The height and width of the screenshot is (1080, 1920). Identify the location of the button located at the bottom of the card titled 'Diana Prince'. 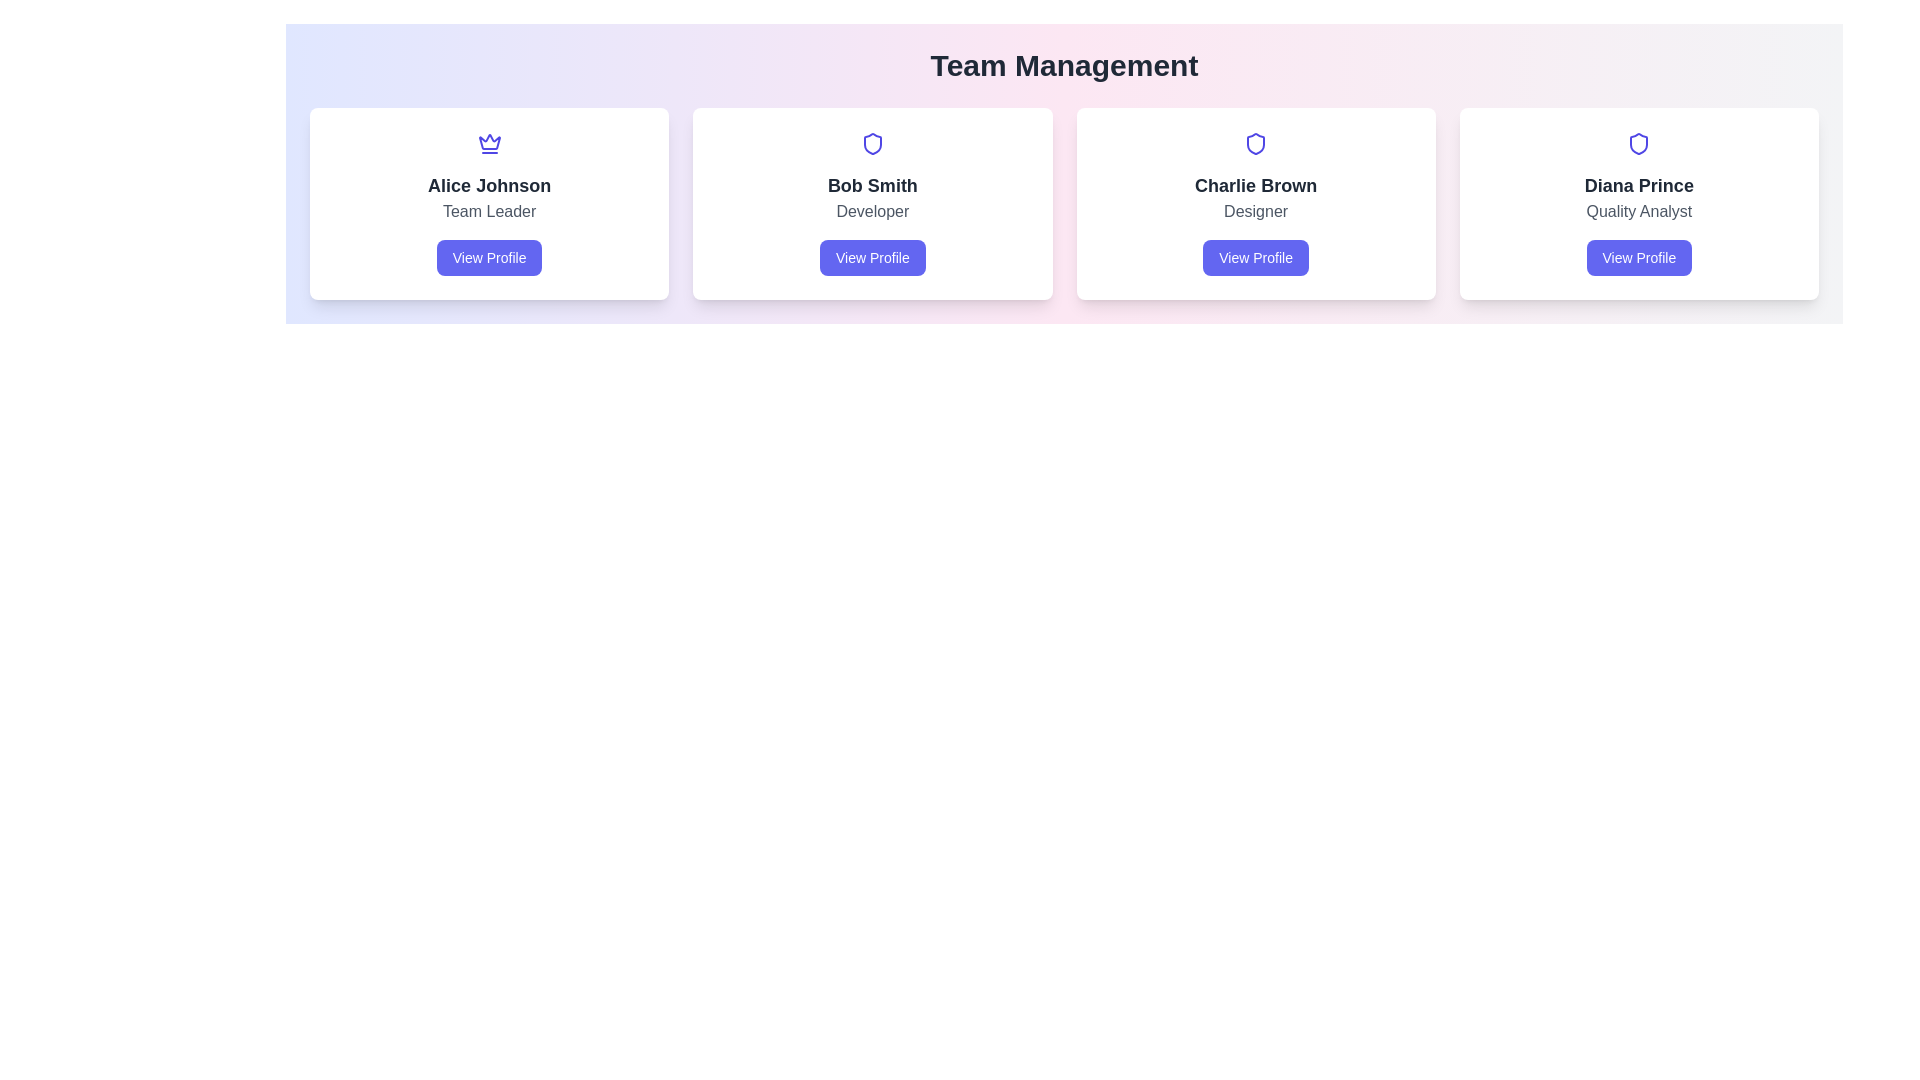
(1639, 257).